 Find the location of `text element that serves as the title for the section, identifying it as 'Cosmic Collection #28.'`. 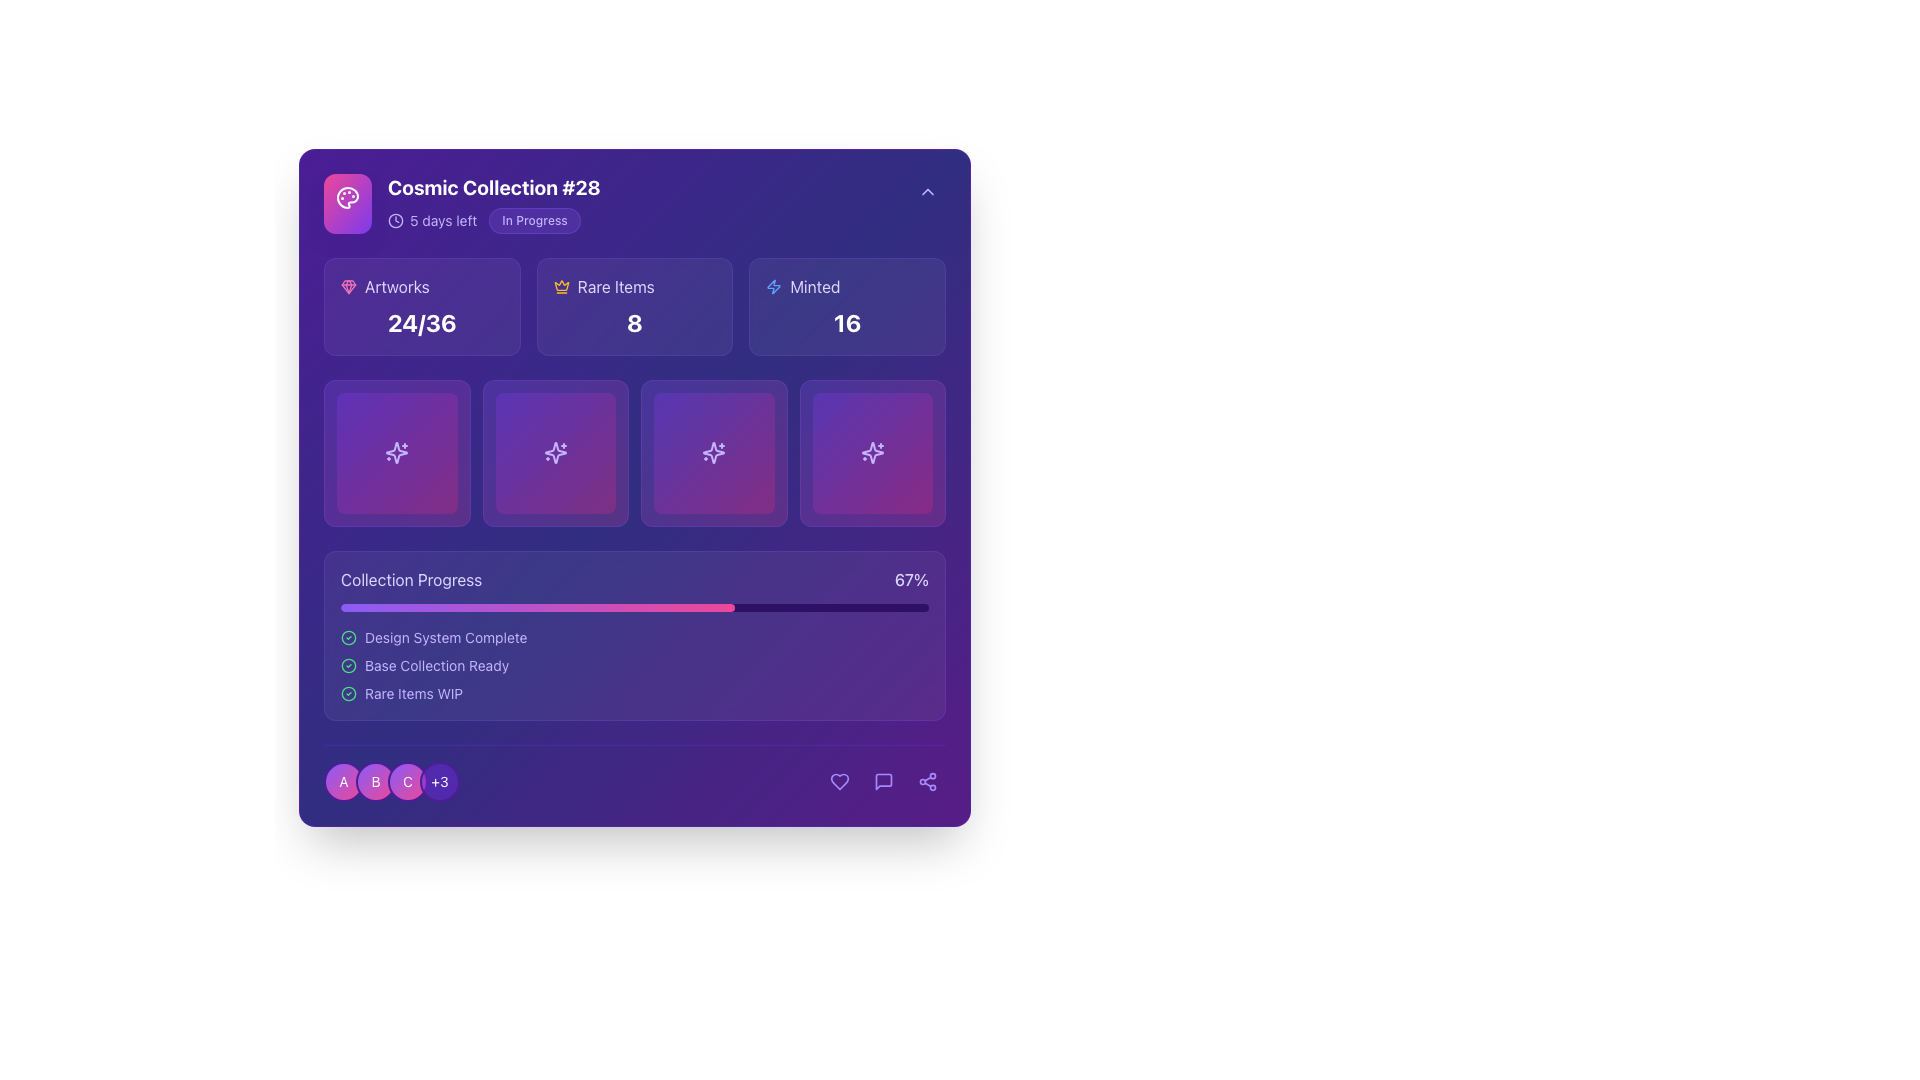

text element that serves as the title for the section, identifying it as 'Cosmic Collection #28.' is located at coordinates (494, 188).